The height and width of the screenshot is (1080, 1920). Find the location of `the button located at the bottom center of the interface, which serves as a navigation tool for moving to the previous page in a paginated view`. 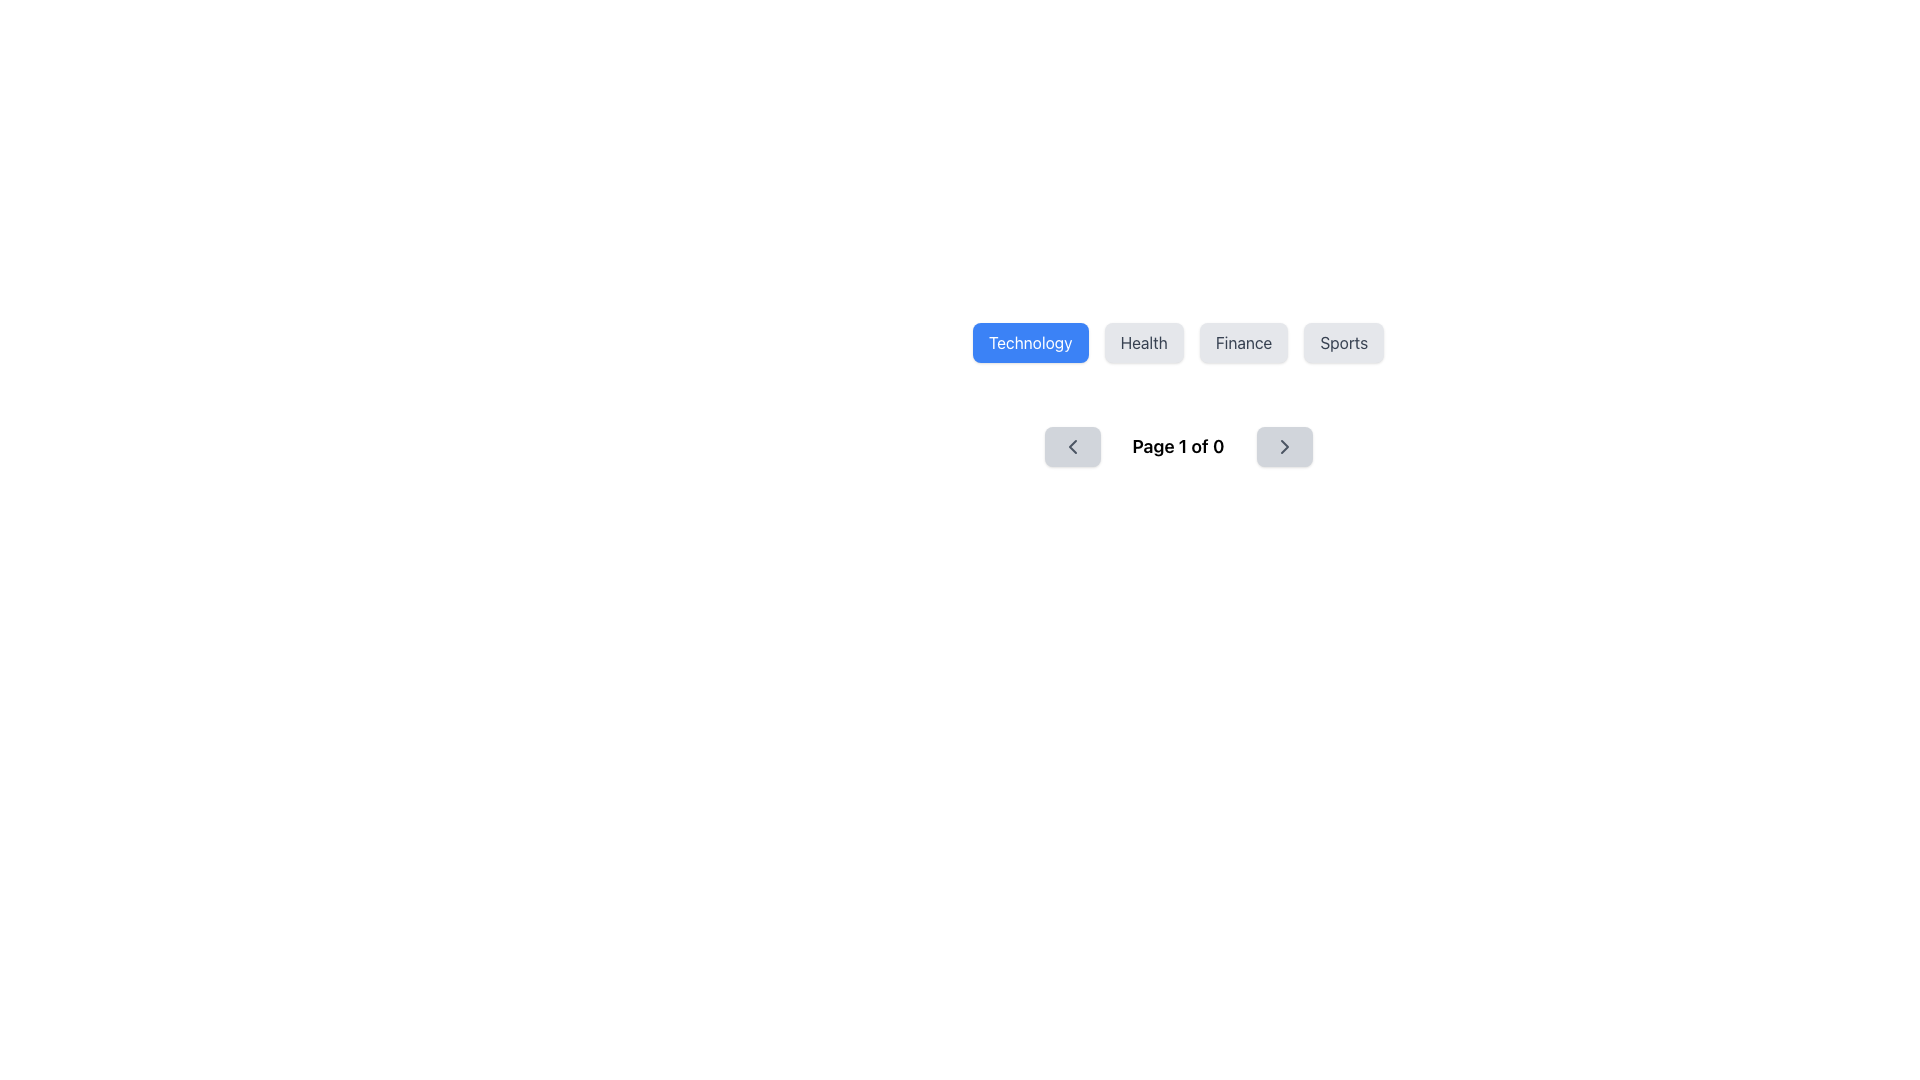

the button located at the bottom center of the interface, which serves as a navigation tool for moving to the previous page in a paginated view is located at coordinates (1071, 446).